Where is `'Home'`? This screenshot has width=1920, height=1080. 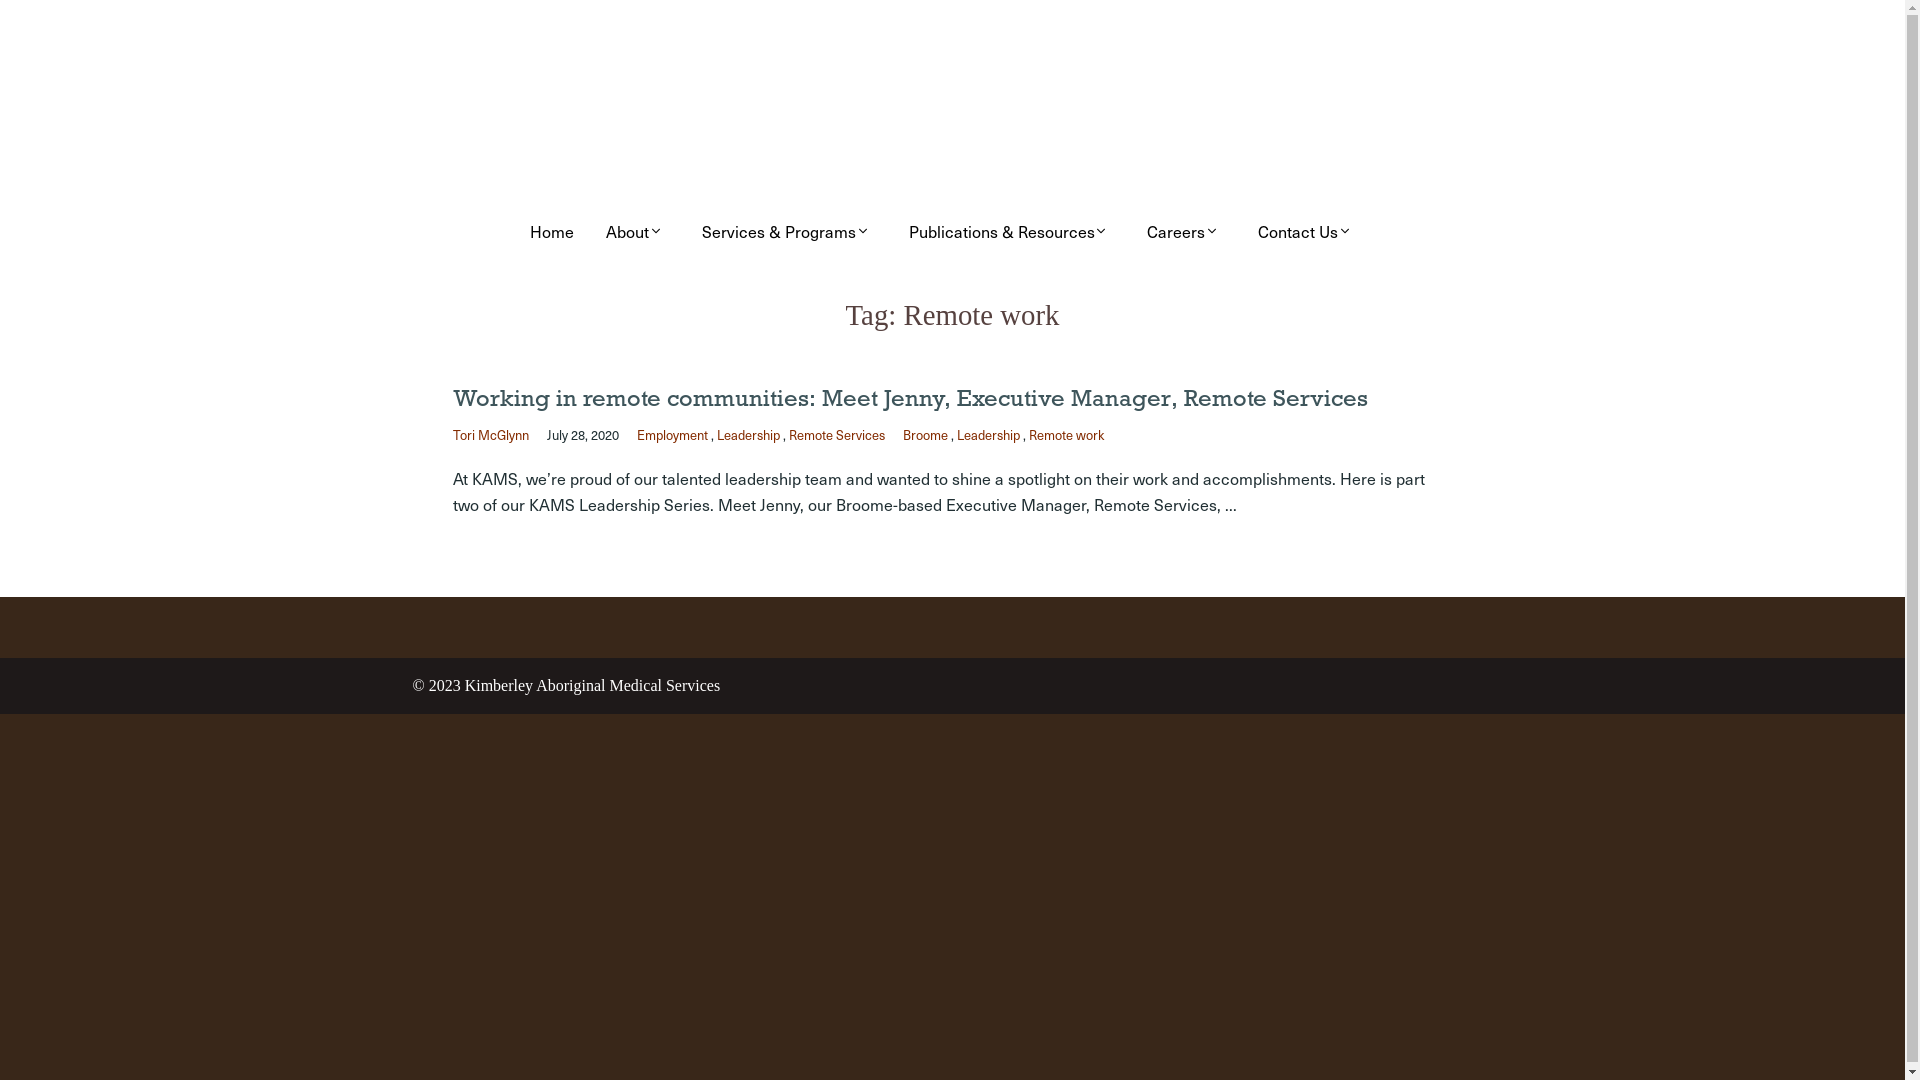 'Home' is located at coordinates (521, 230).